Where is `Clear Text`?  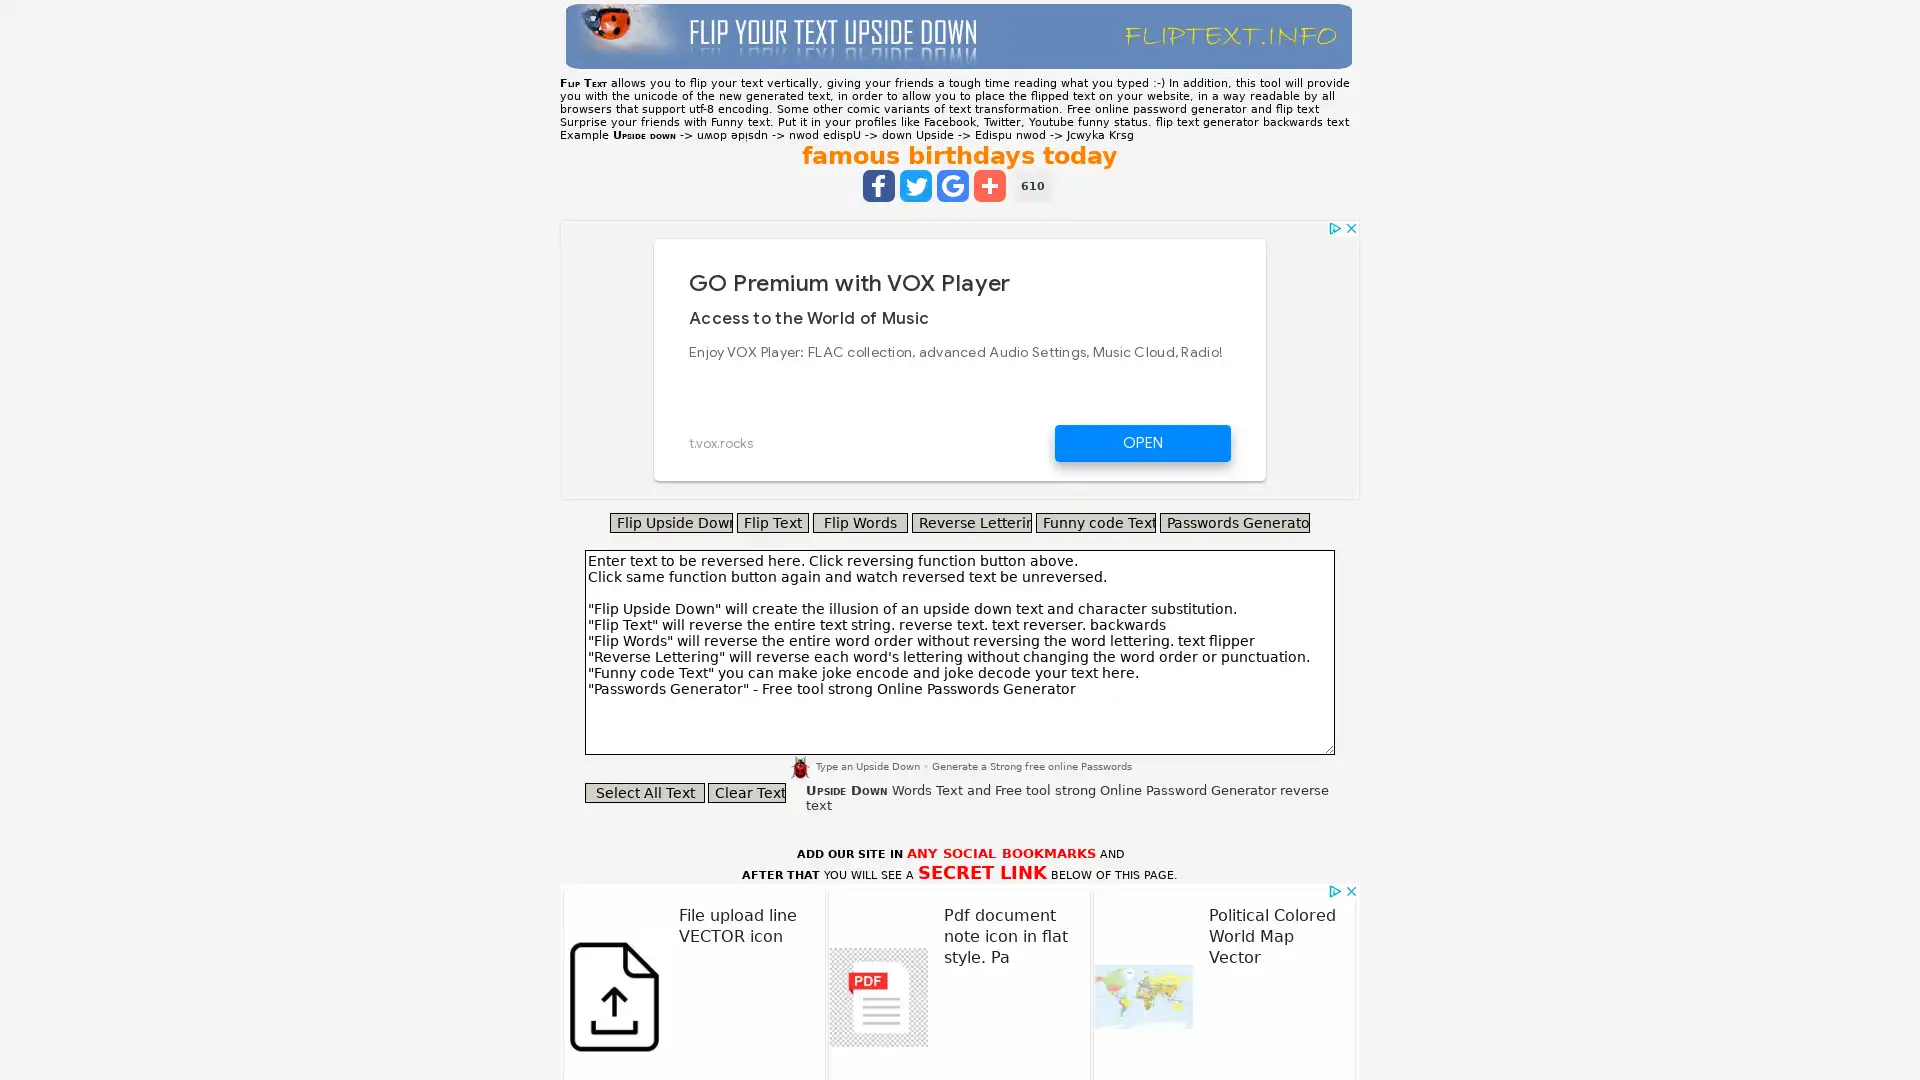 Clear Text is located at coordinates (746, 792).